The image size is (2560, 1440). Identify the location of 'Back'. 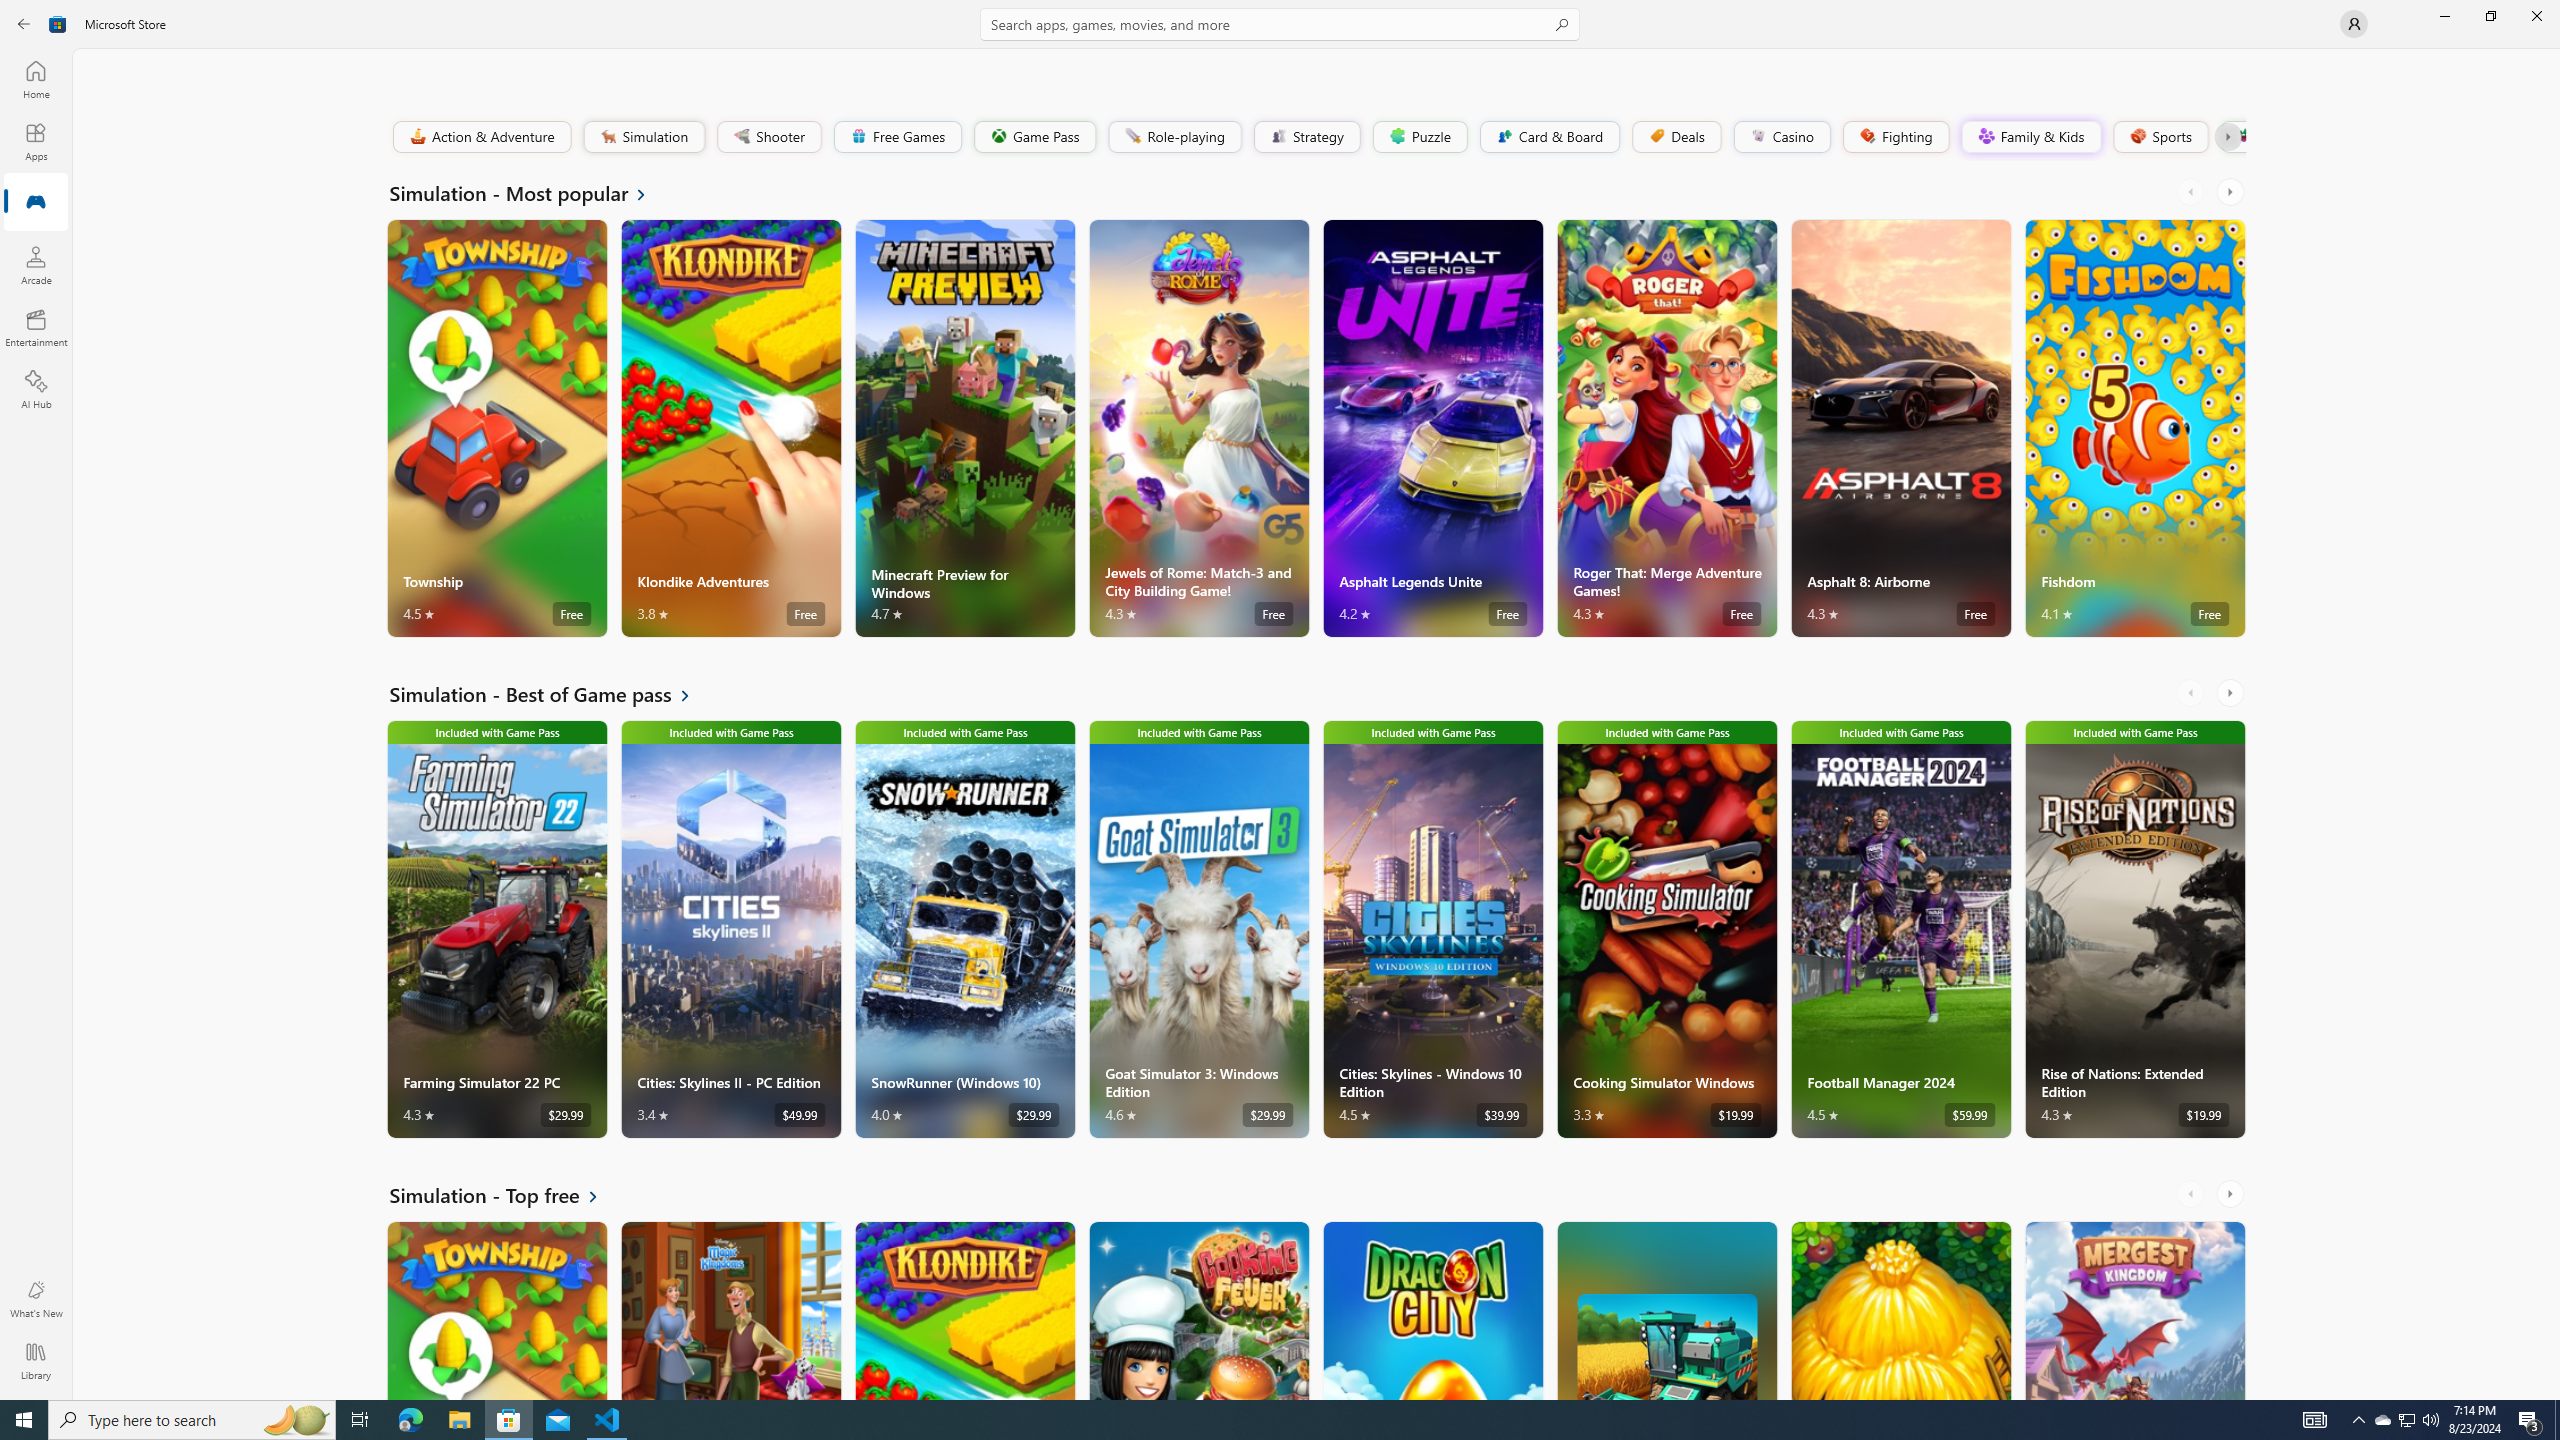
(24, 22).